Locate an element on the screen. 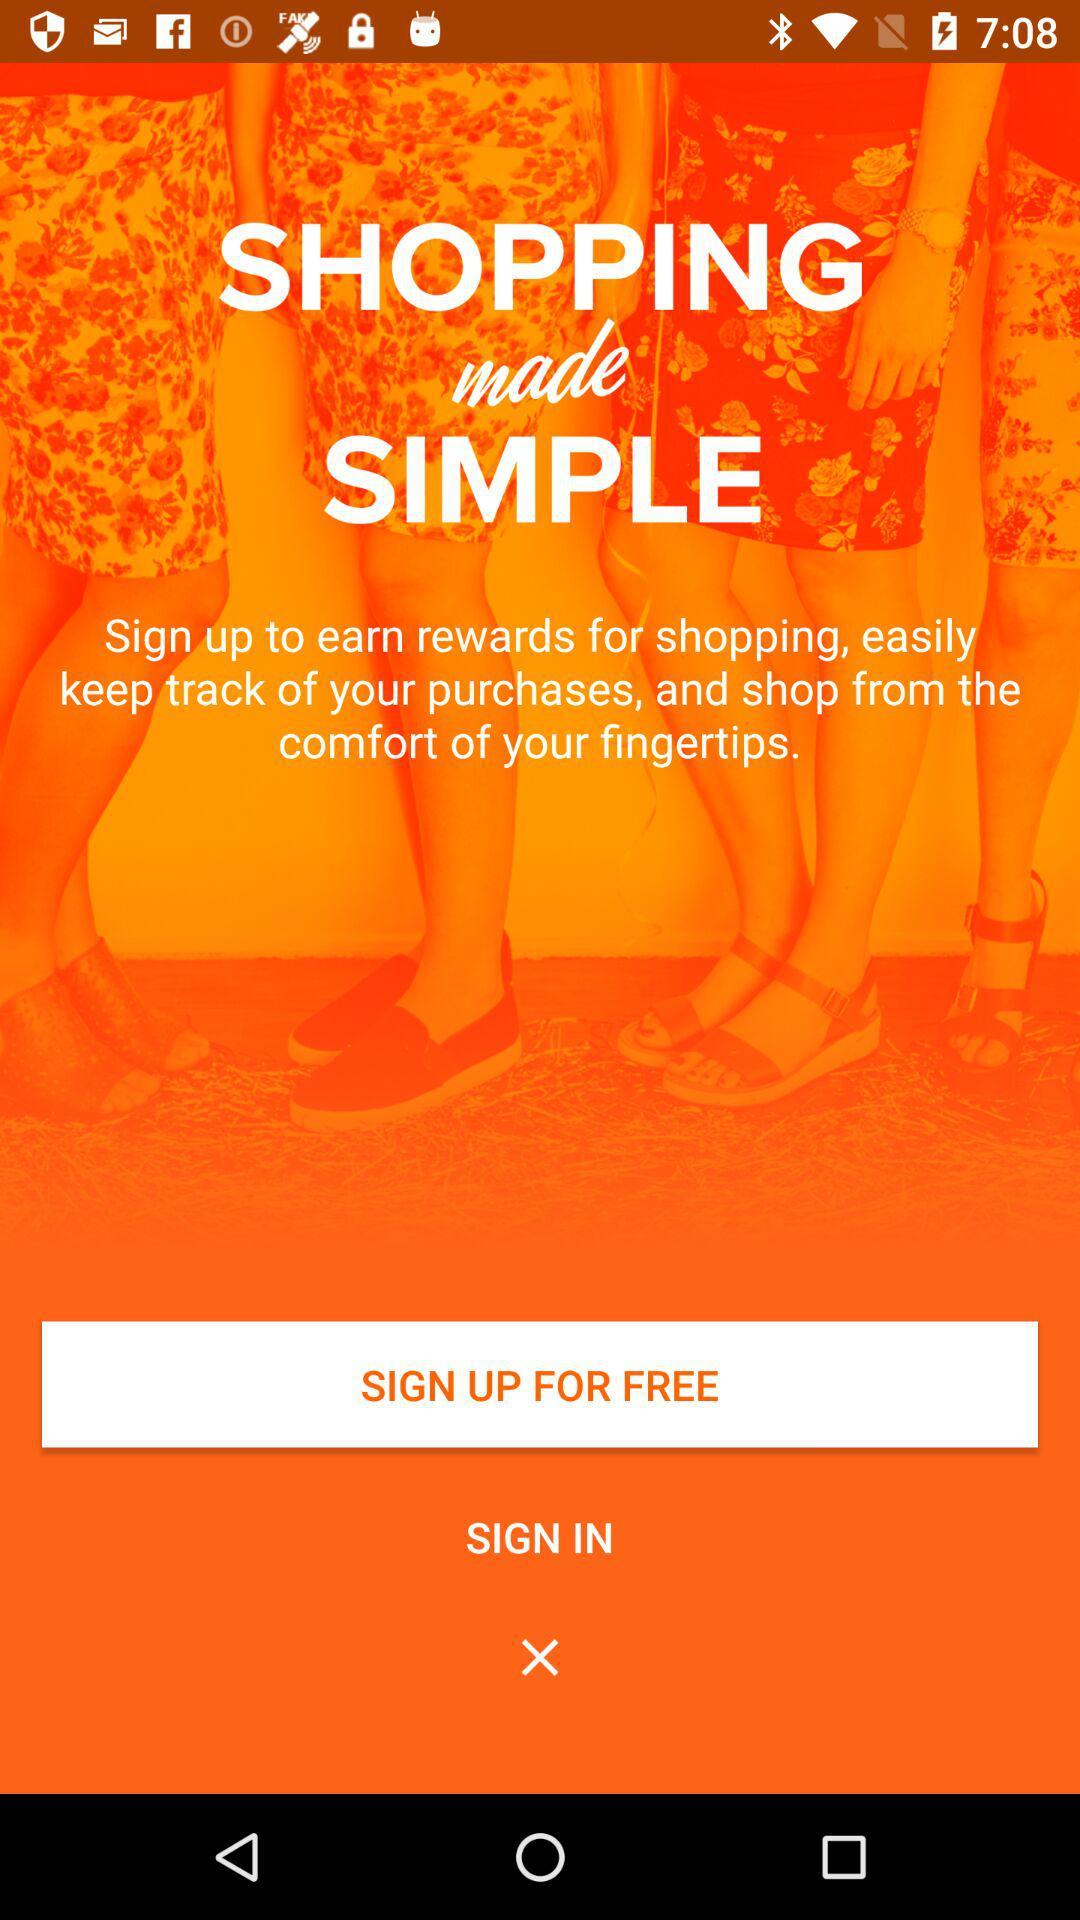 Image resolution: width=1080 pixels, height=1920 pixels. white button at bottom of page is located at coordinates (540, 1384).